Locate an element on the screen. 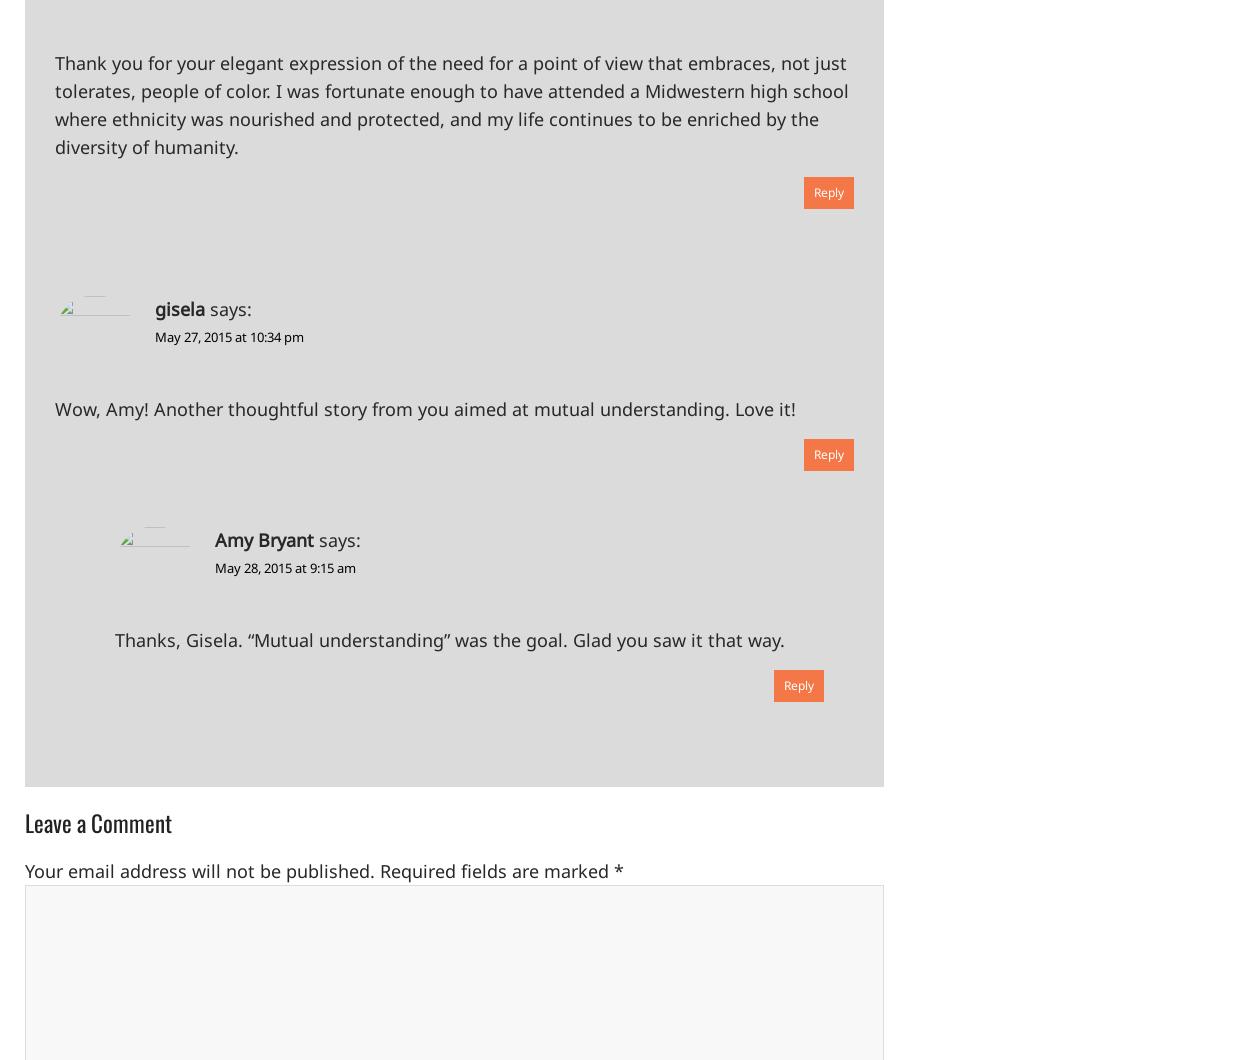 The height and width of the screenshot is (1060, 1250). 'Thanks, Gisela.  “Mutual understanding” was the goal.  Glad you saw it that way.' is located at coordinates (114, 640).